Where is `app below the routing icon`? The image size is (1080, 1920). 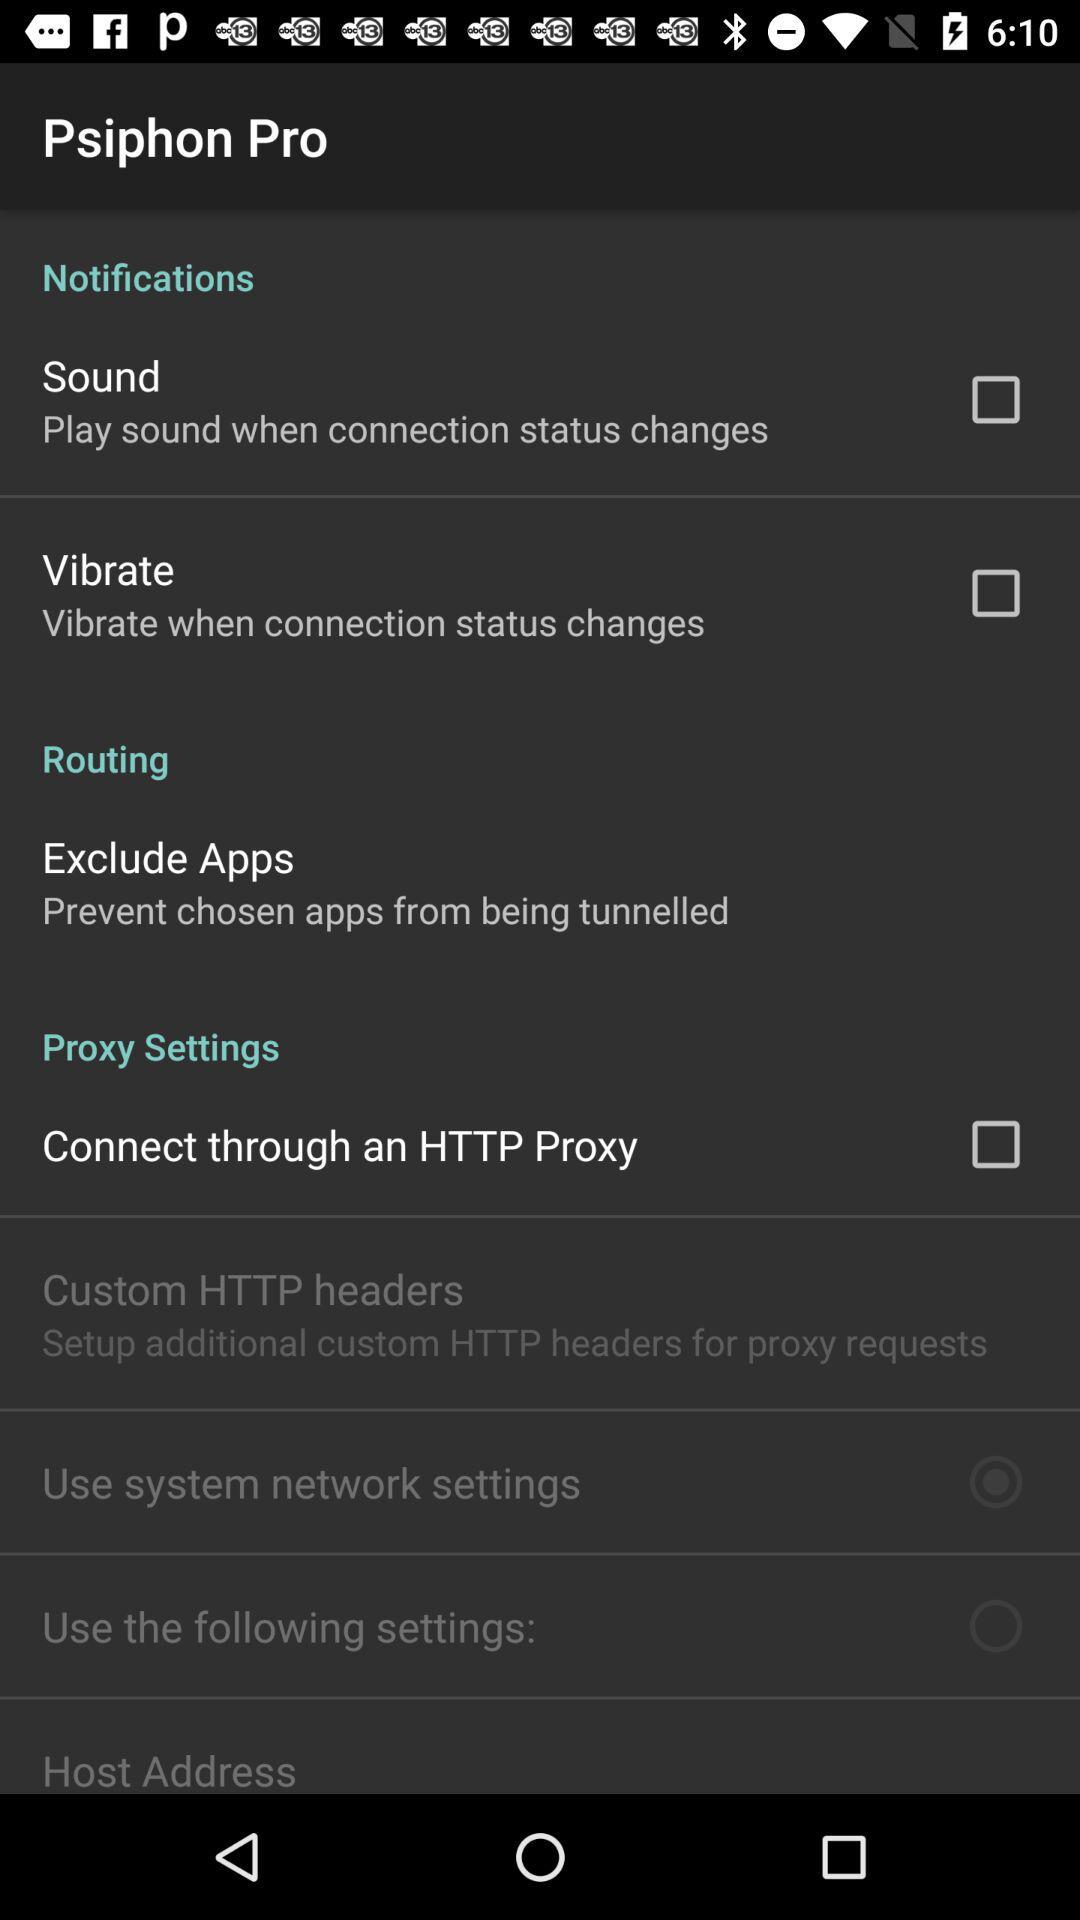
app below the routing icon is located at coordinates (167, 856).